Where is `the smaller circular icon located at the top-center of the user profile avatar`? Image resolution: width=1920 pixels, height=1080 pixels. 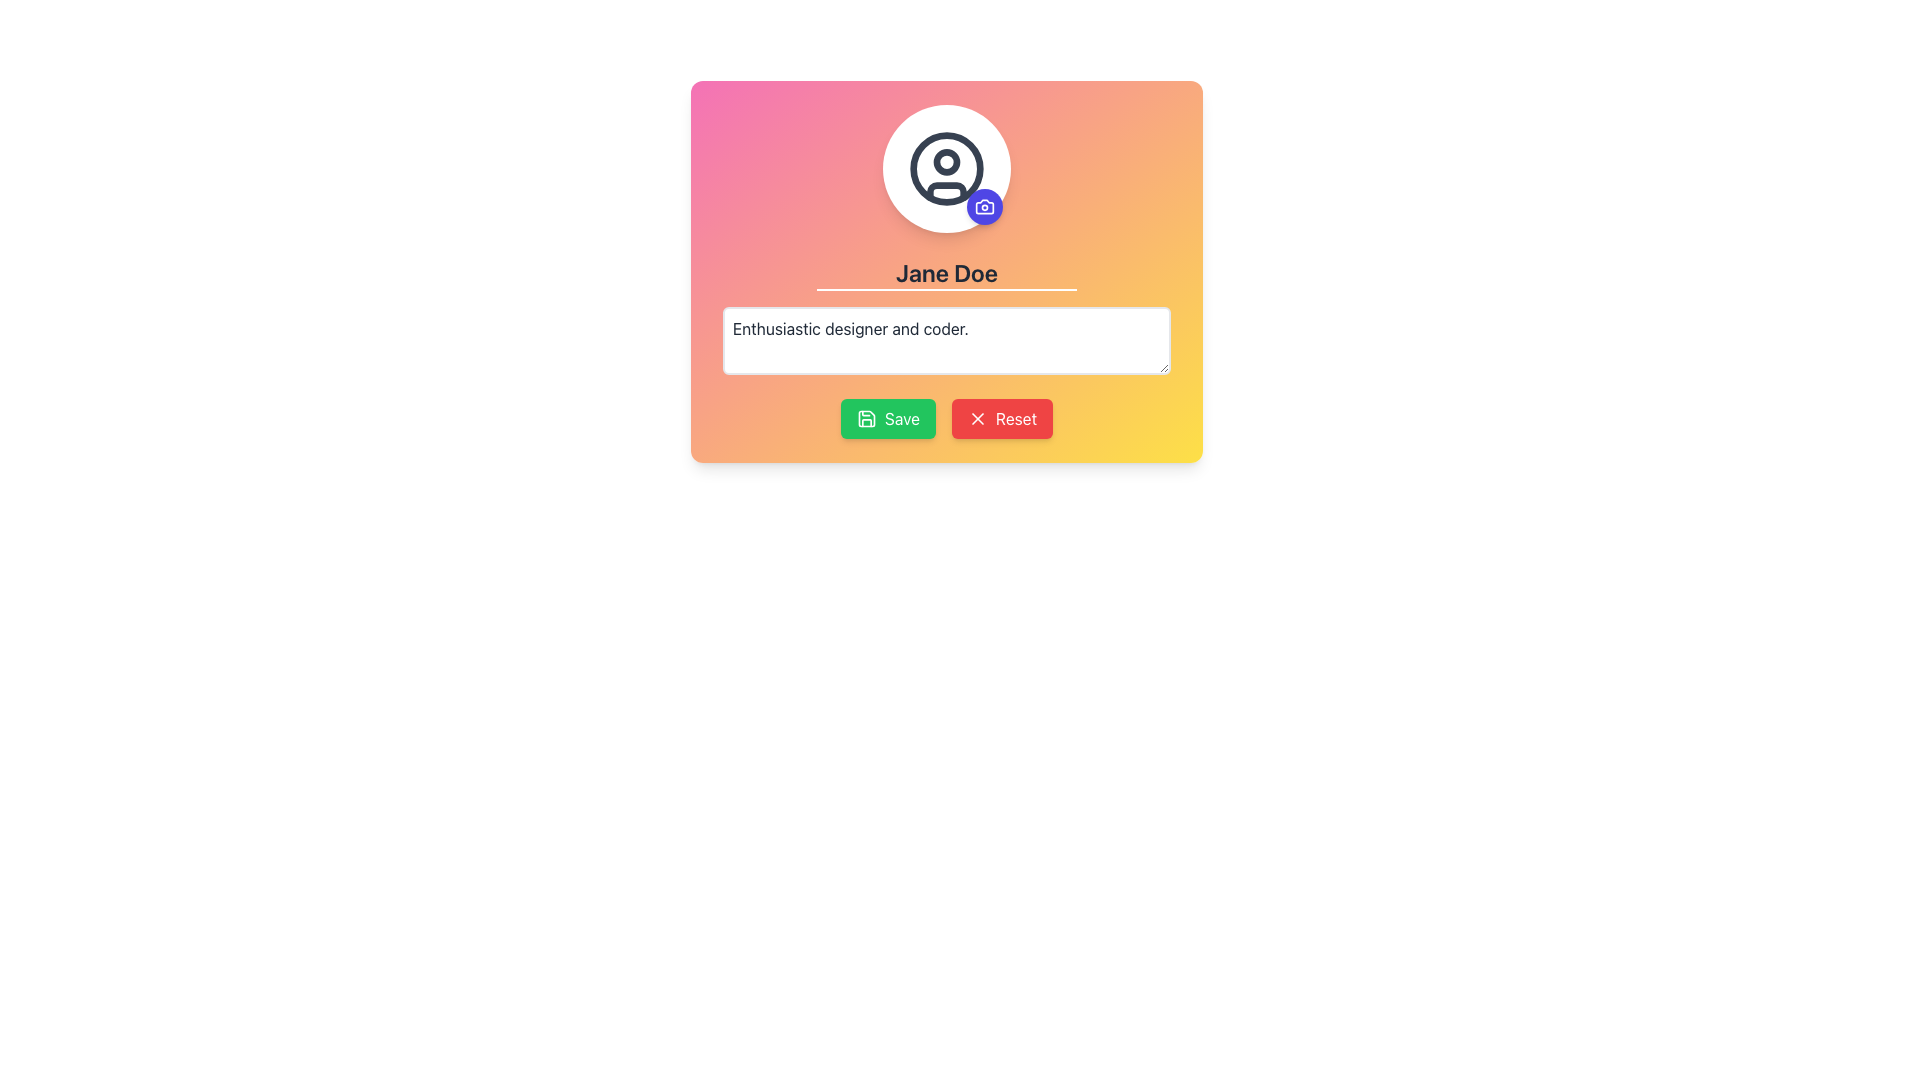 the smaller circular icon located at the top-center of the user profile avatar is located at coordinates (945, 161).